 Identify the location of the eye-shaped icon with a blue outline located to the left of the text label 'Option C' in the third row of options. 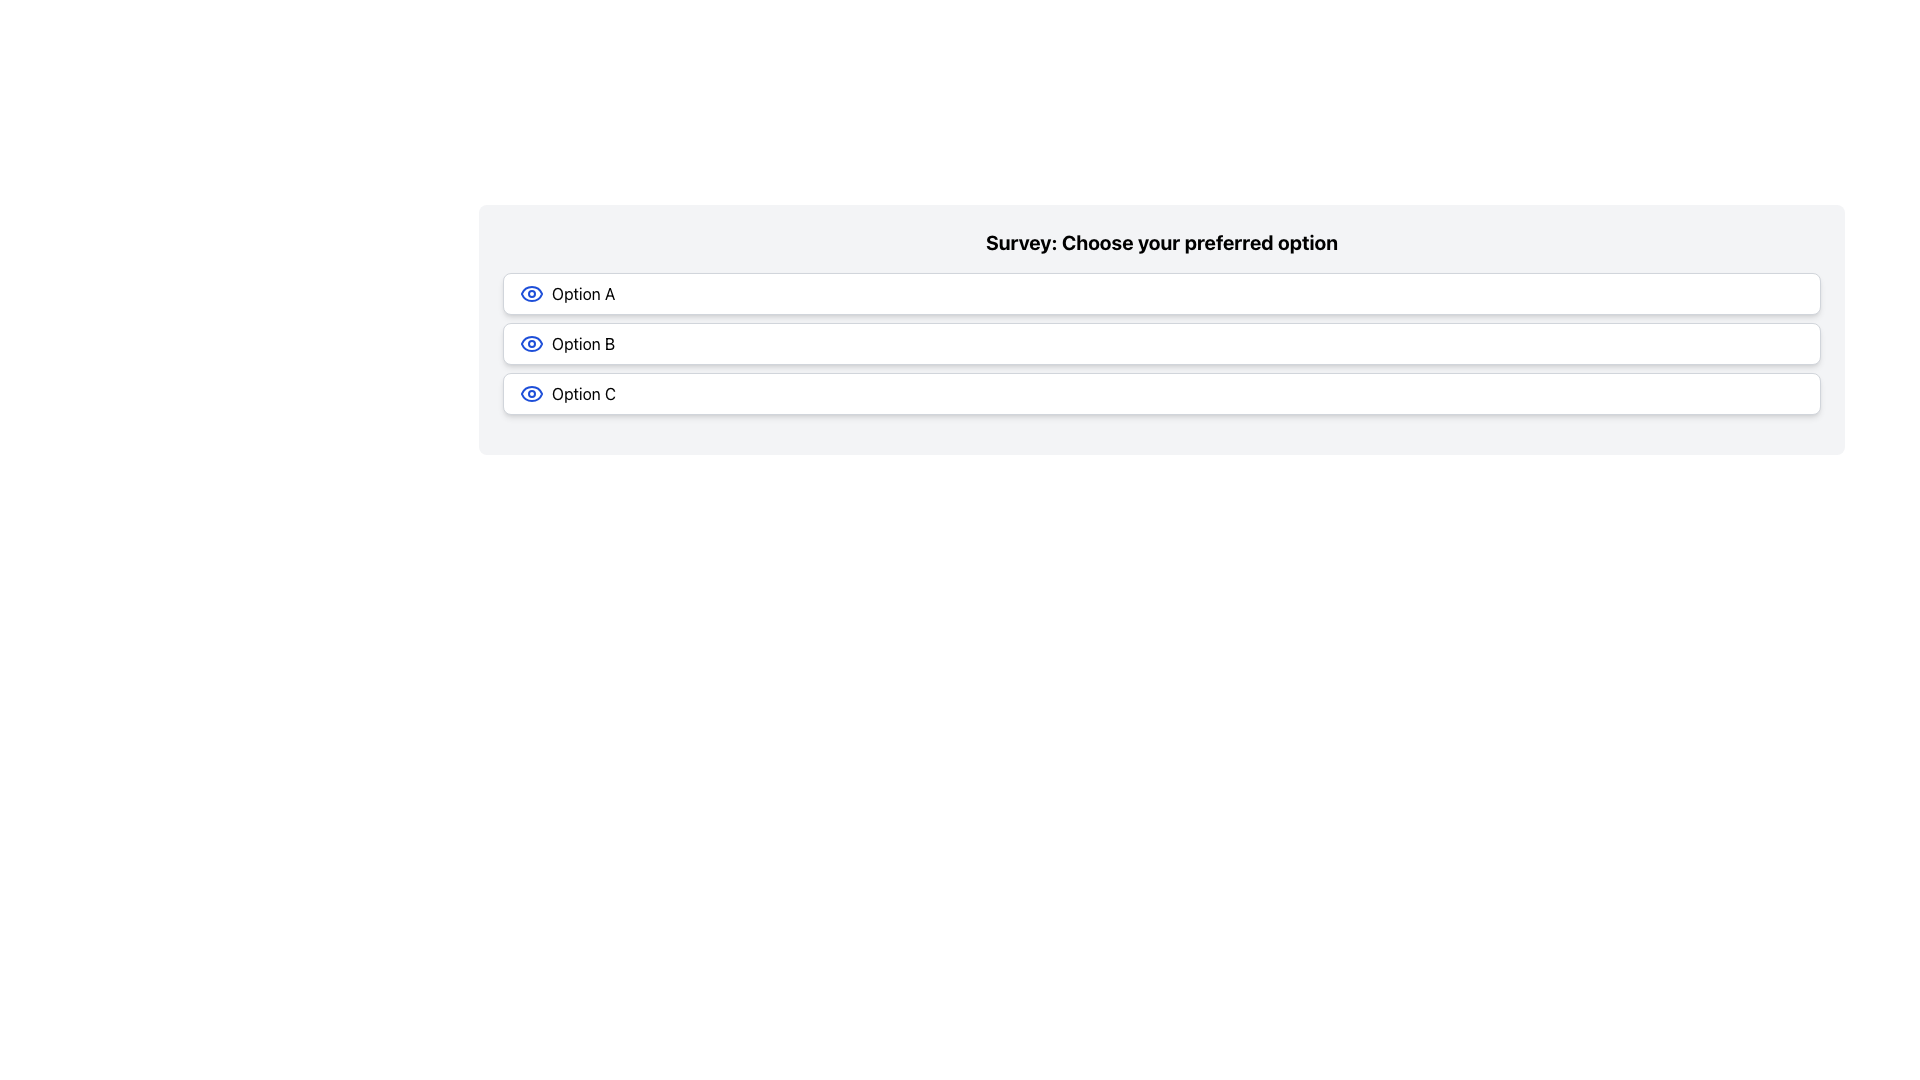
(532, 393).